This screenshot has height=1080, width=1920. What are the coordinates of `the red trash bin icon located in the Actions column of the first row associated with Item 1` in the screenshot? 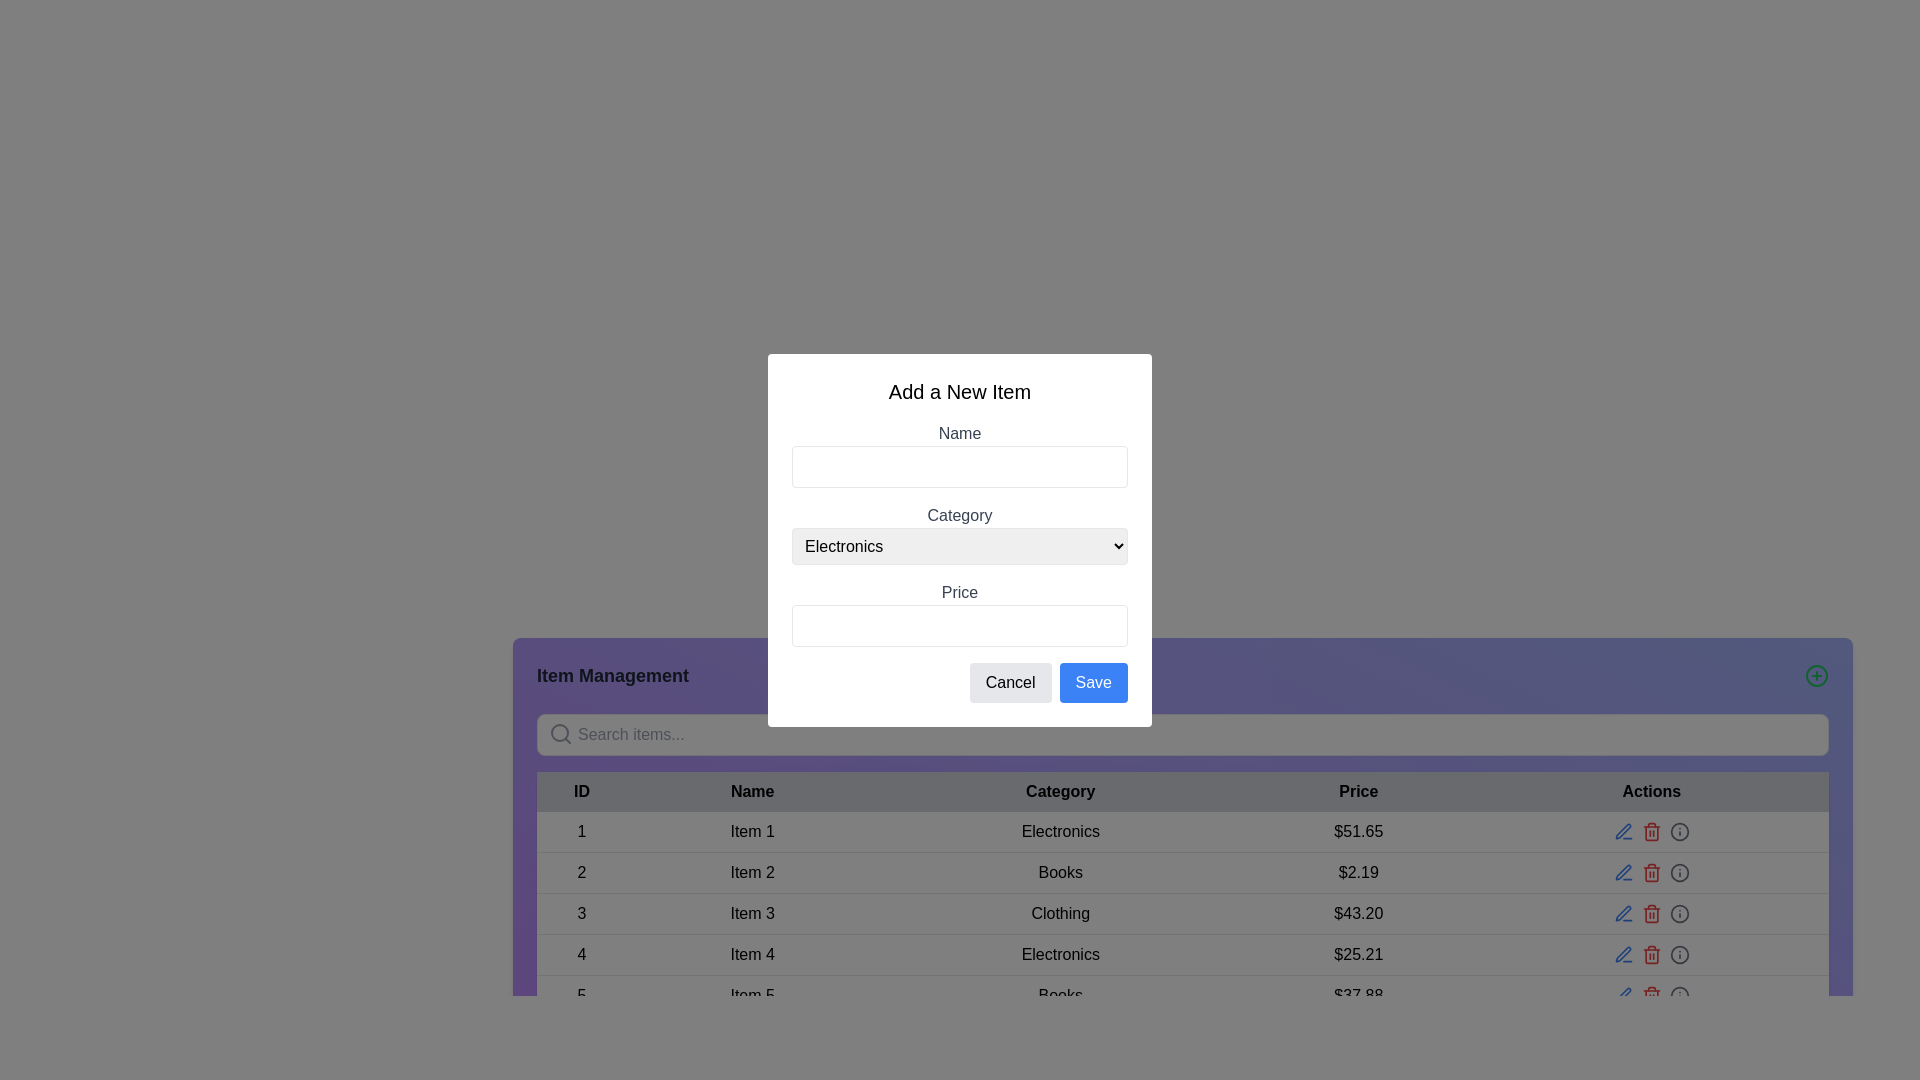 It's located at (1651, 832).